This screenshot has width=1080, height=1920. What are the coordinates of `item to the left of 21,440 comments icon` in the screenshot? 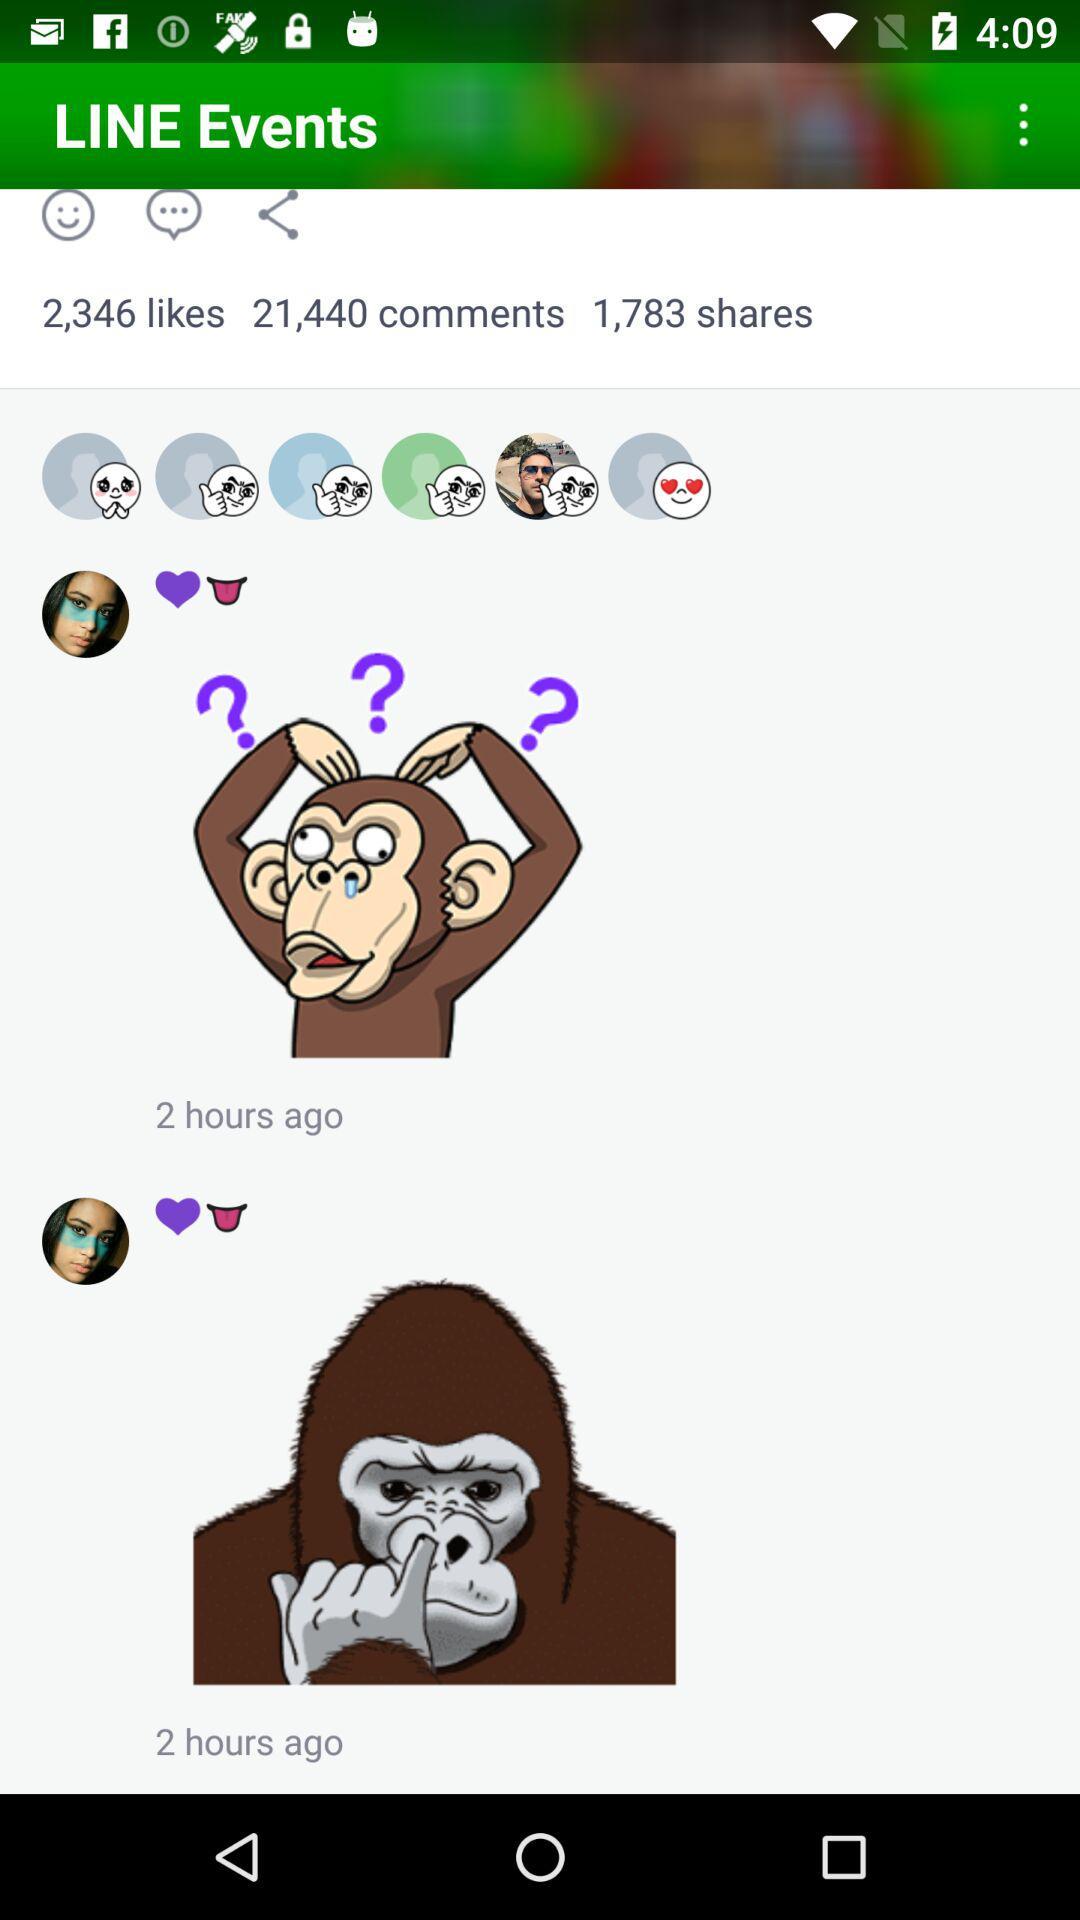 It's located at (133, 312).